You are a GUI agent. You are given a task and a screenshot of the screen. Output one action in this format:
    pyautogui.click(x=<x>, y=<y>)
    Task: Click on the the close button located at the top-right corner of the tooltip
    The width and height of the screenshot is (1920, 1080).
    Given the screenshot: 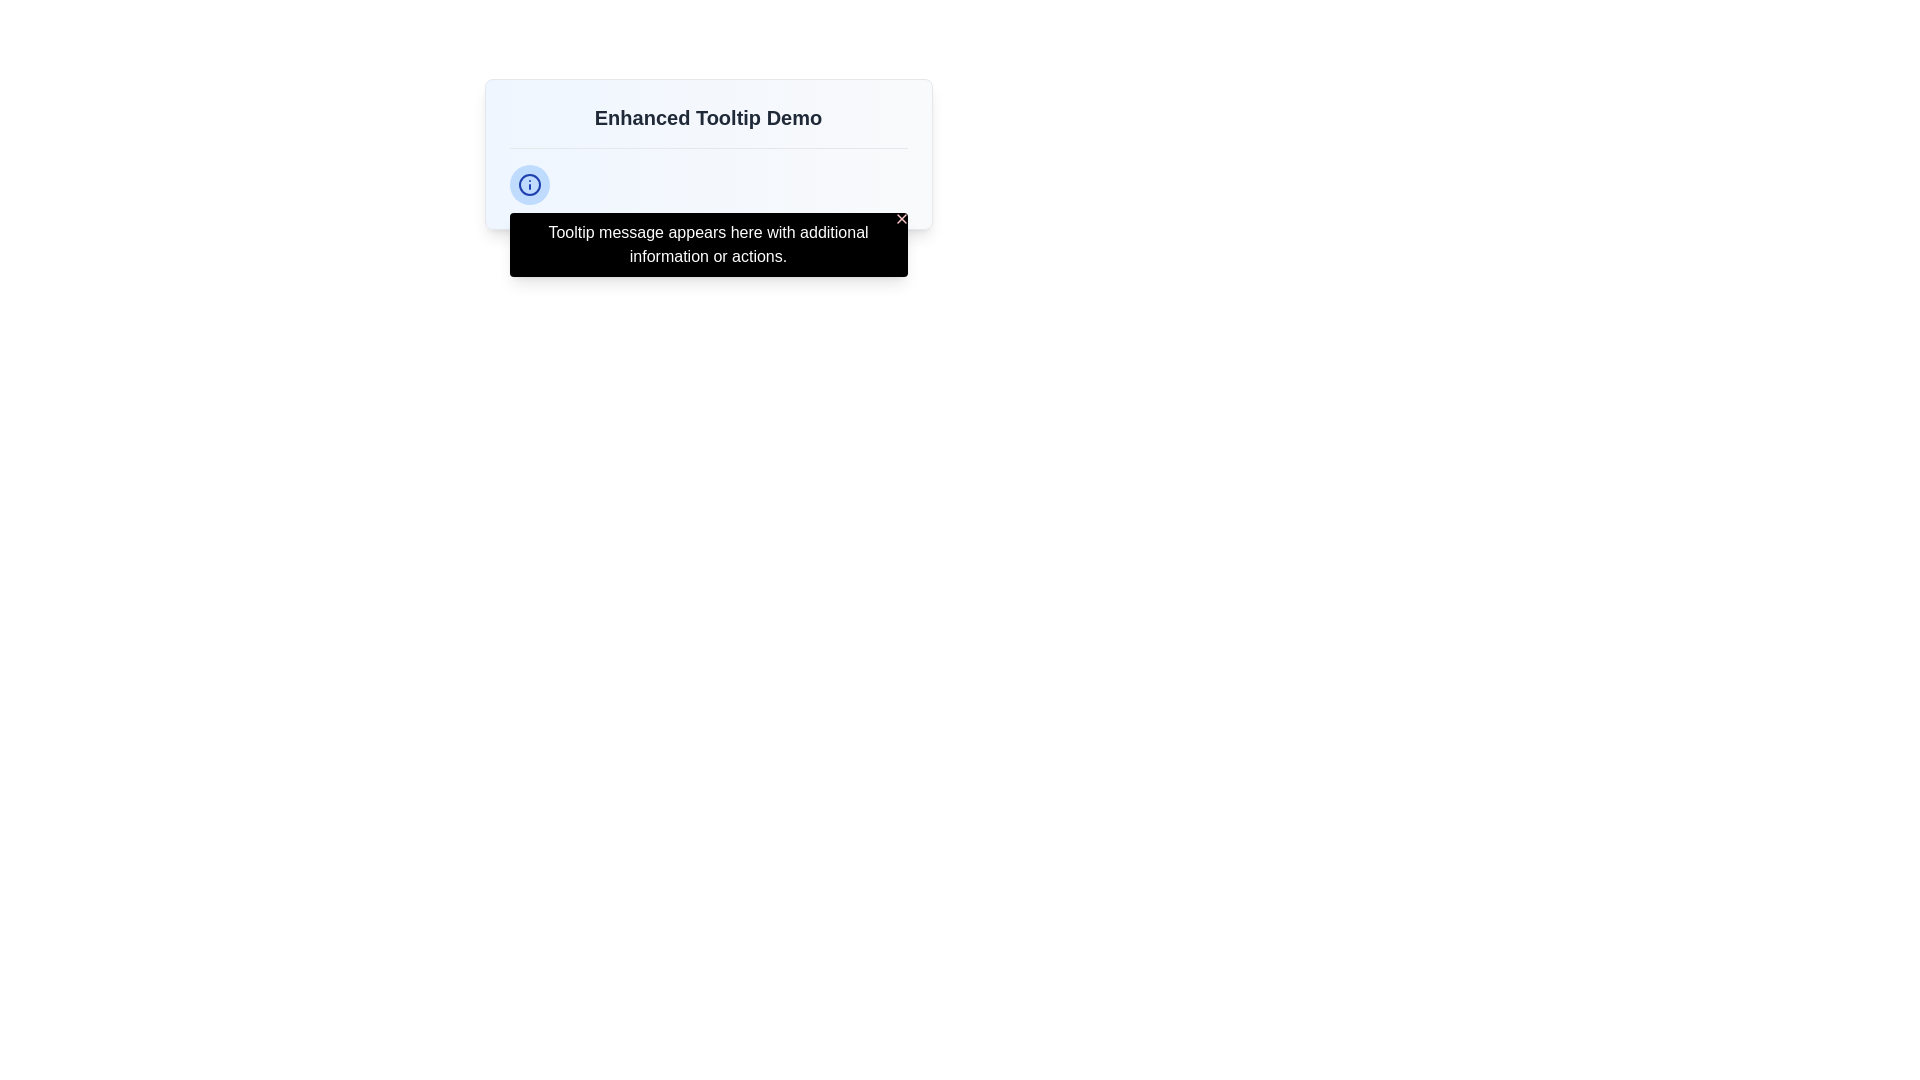 What is the action you would take?
    pyautogui.click(x=900, y=219)
    